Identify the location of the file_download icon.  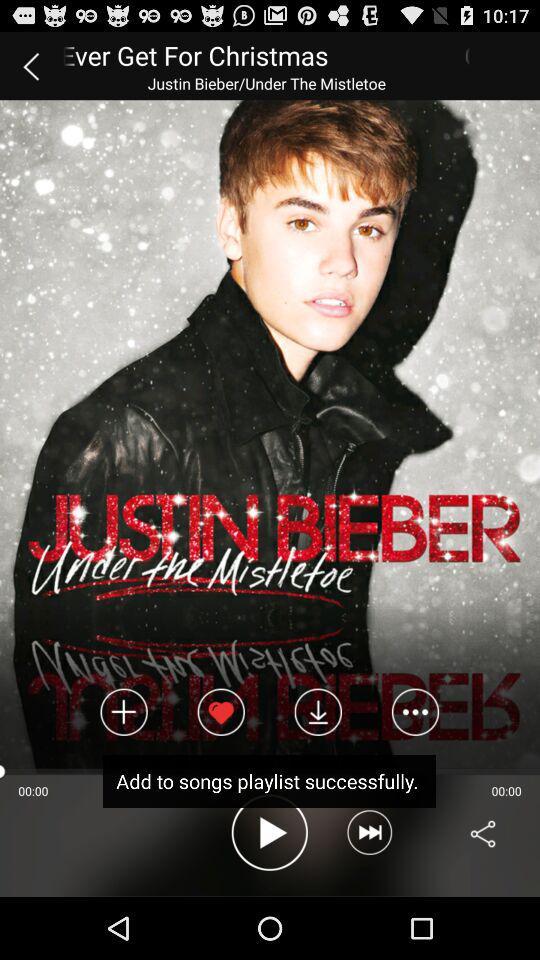
(318, 761).